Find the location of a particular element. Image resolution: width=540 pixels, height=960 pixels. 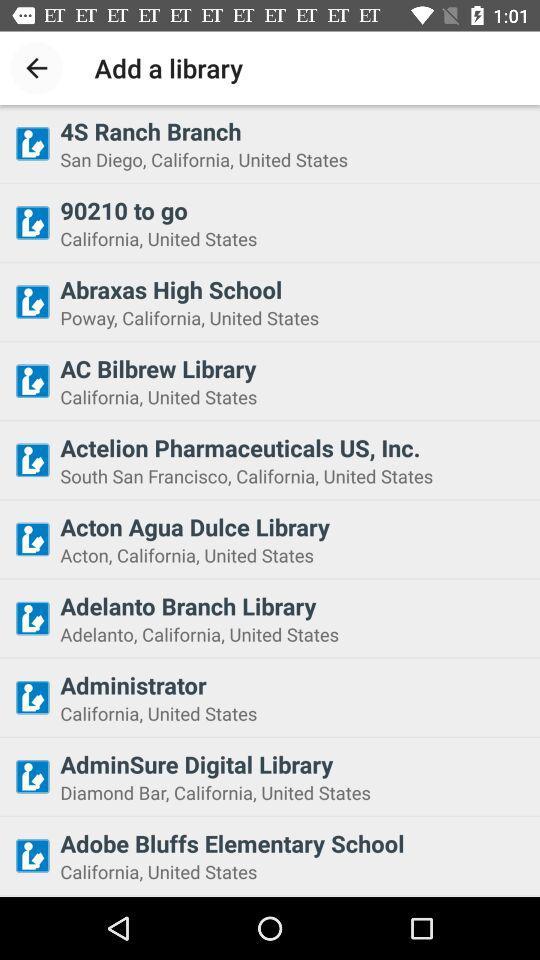

the 90210 to go is located at coordinates (293, 210).